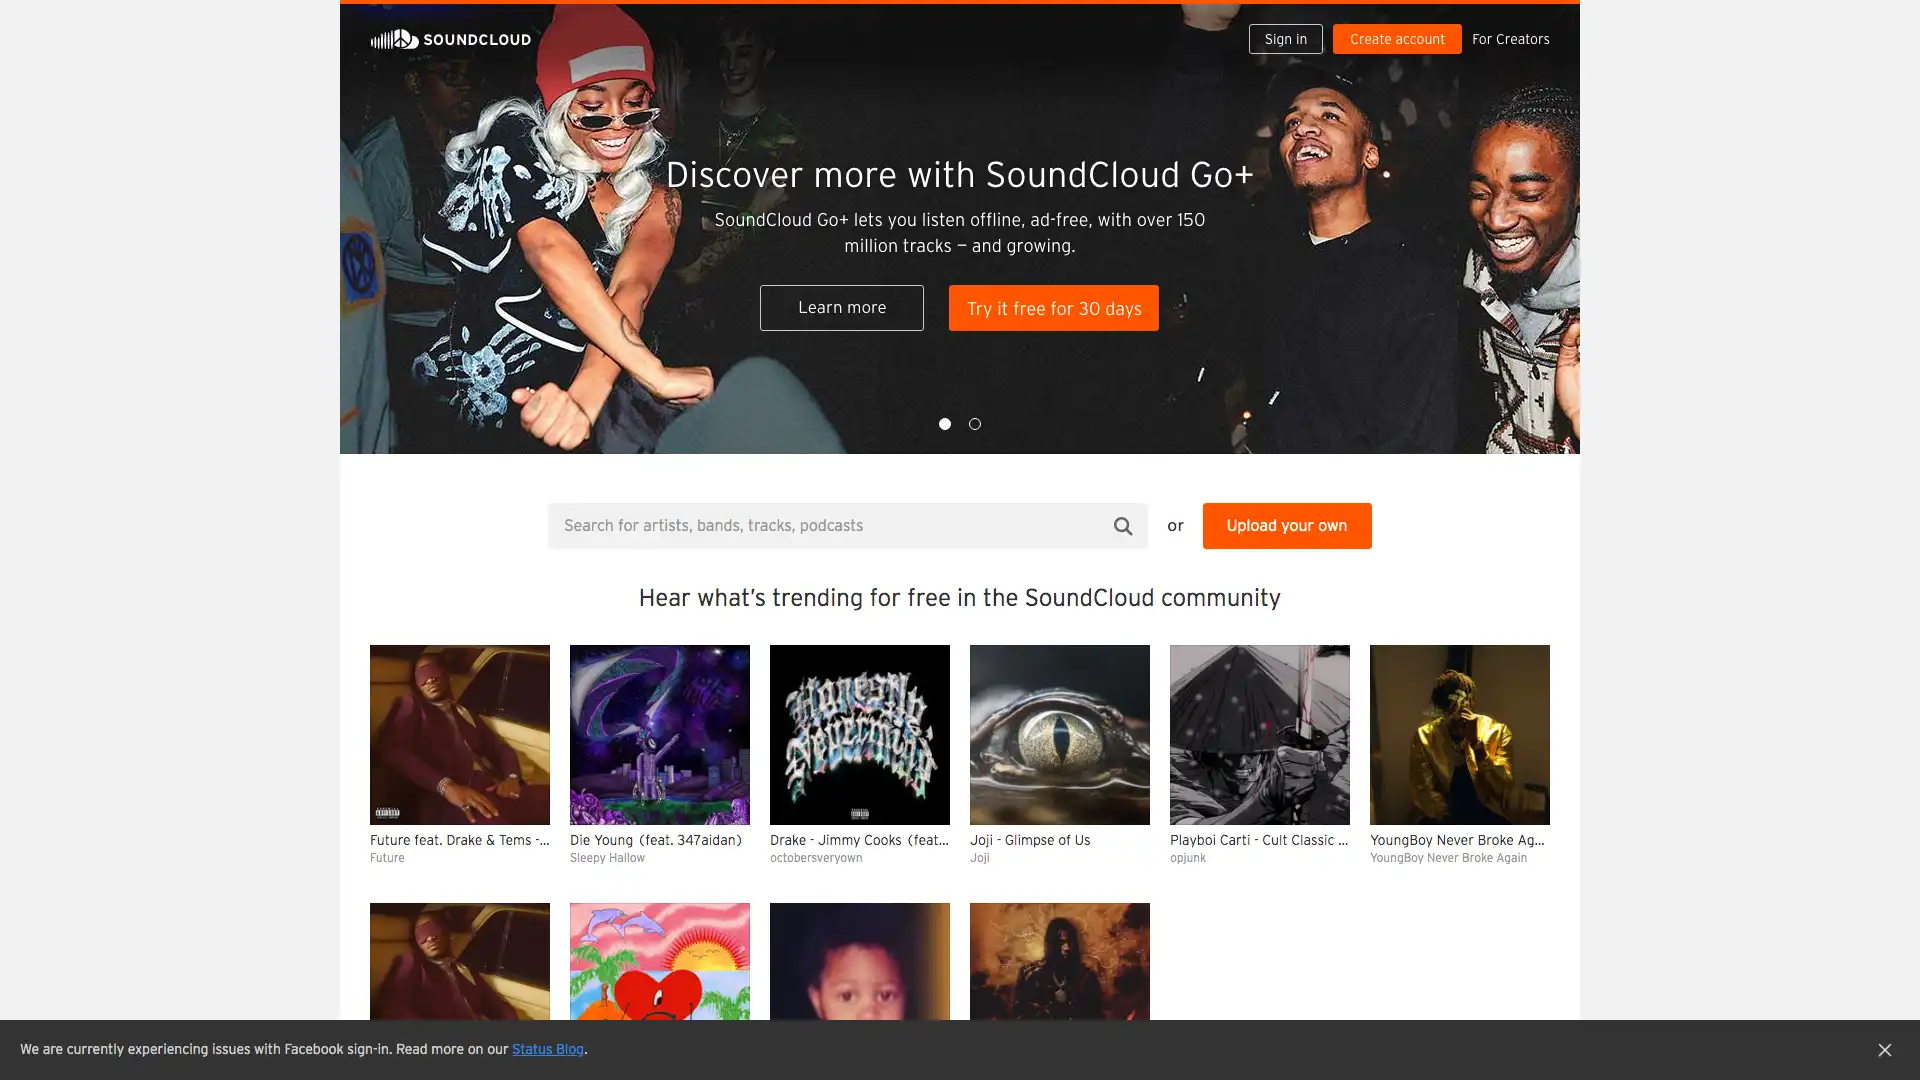  Describe the element at coordinates (1123, 524) in the screenshot. I see `Search` at that location.